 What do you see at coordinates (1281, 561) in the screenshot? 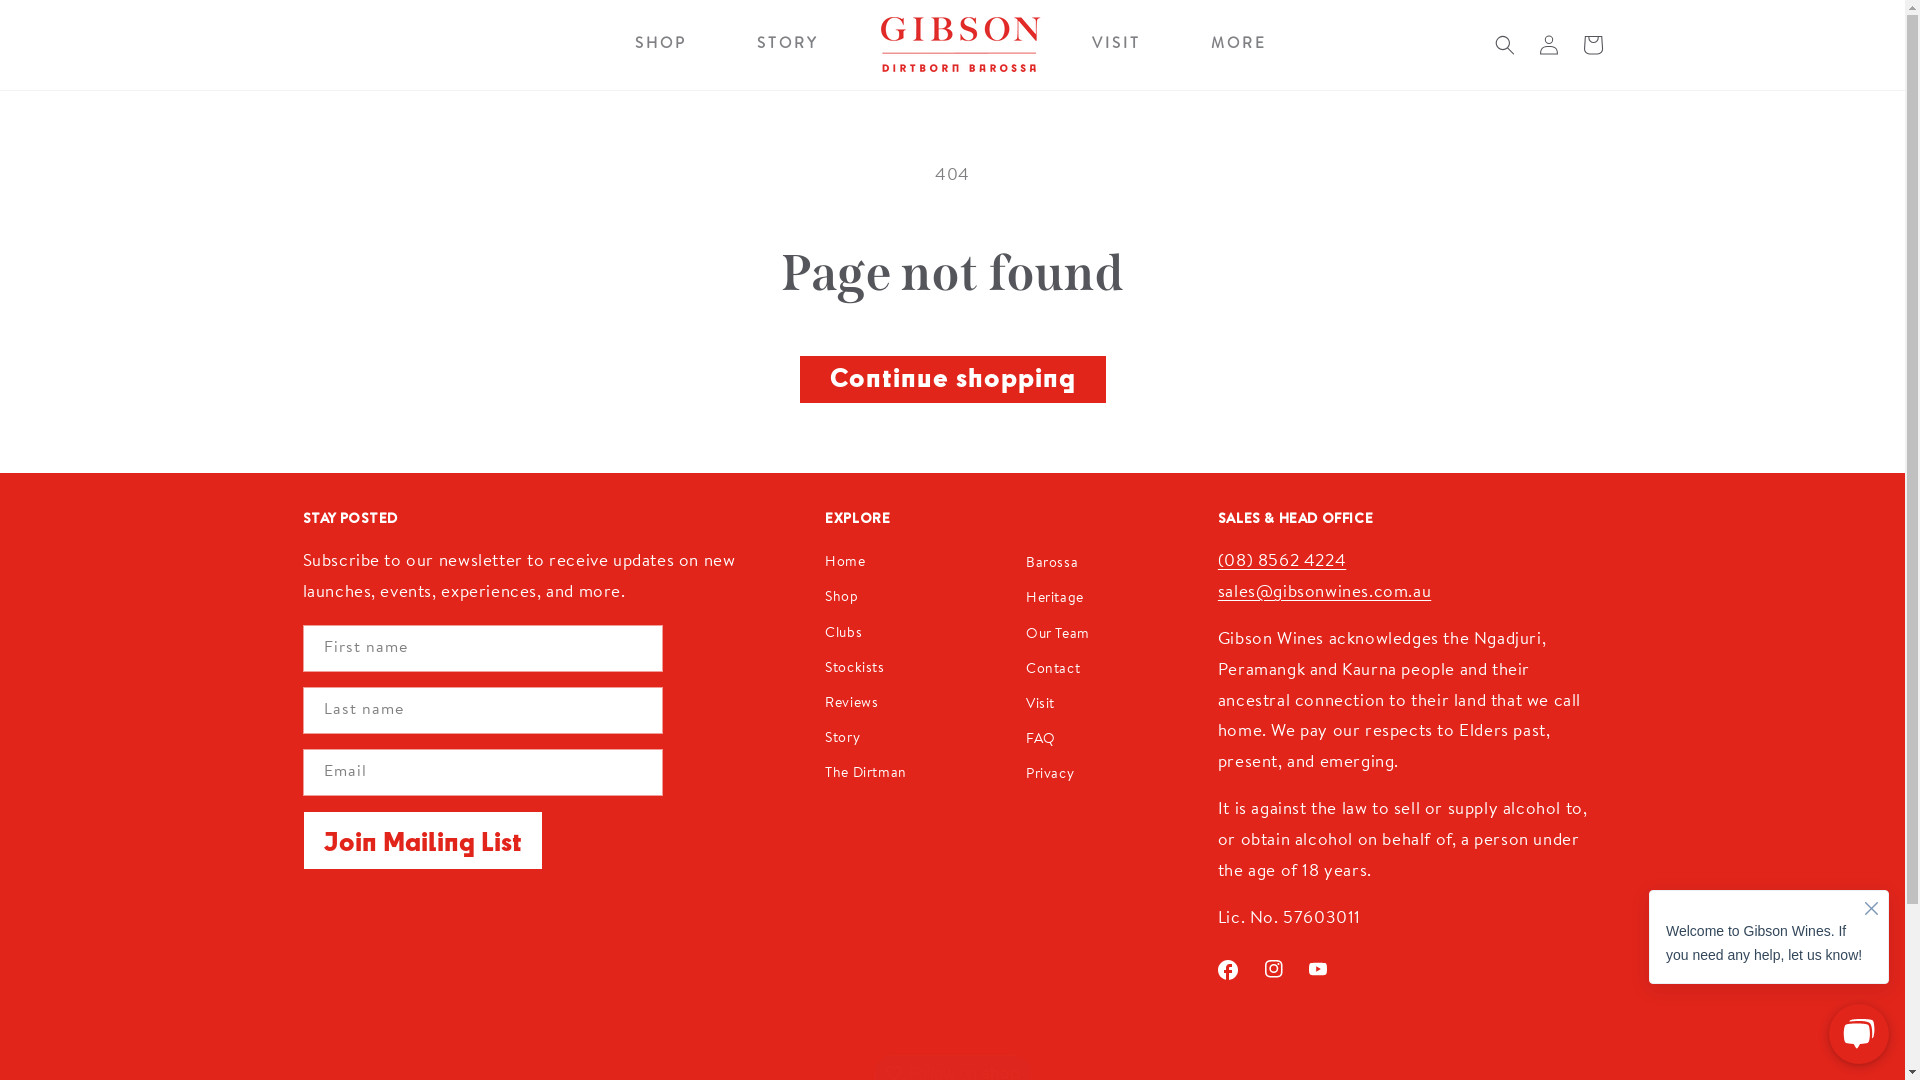
I see `'(08) 8562 4224'` at bounding box center [1281, 561].